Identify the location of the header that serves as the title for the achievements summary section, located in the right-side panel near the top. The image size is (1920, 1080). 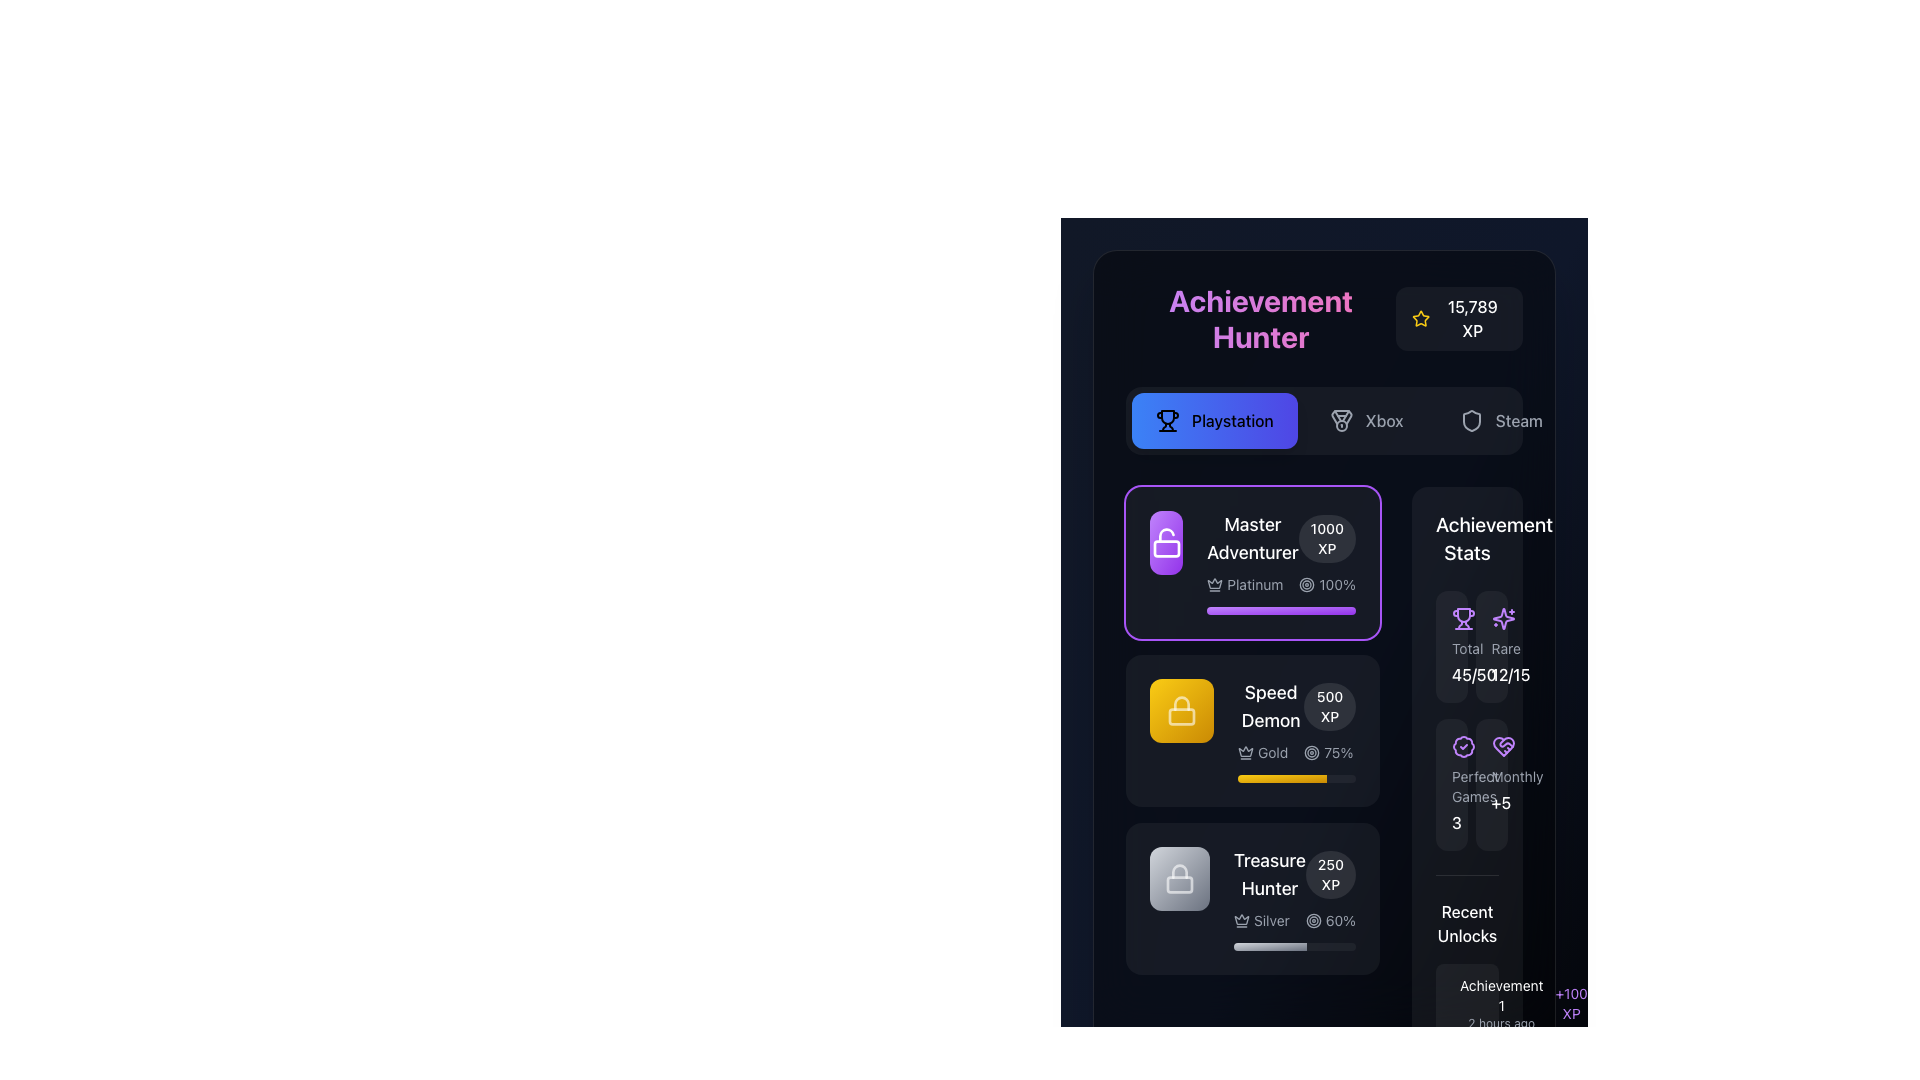
(1467, 538).